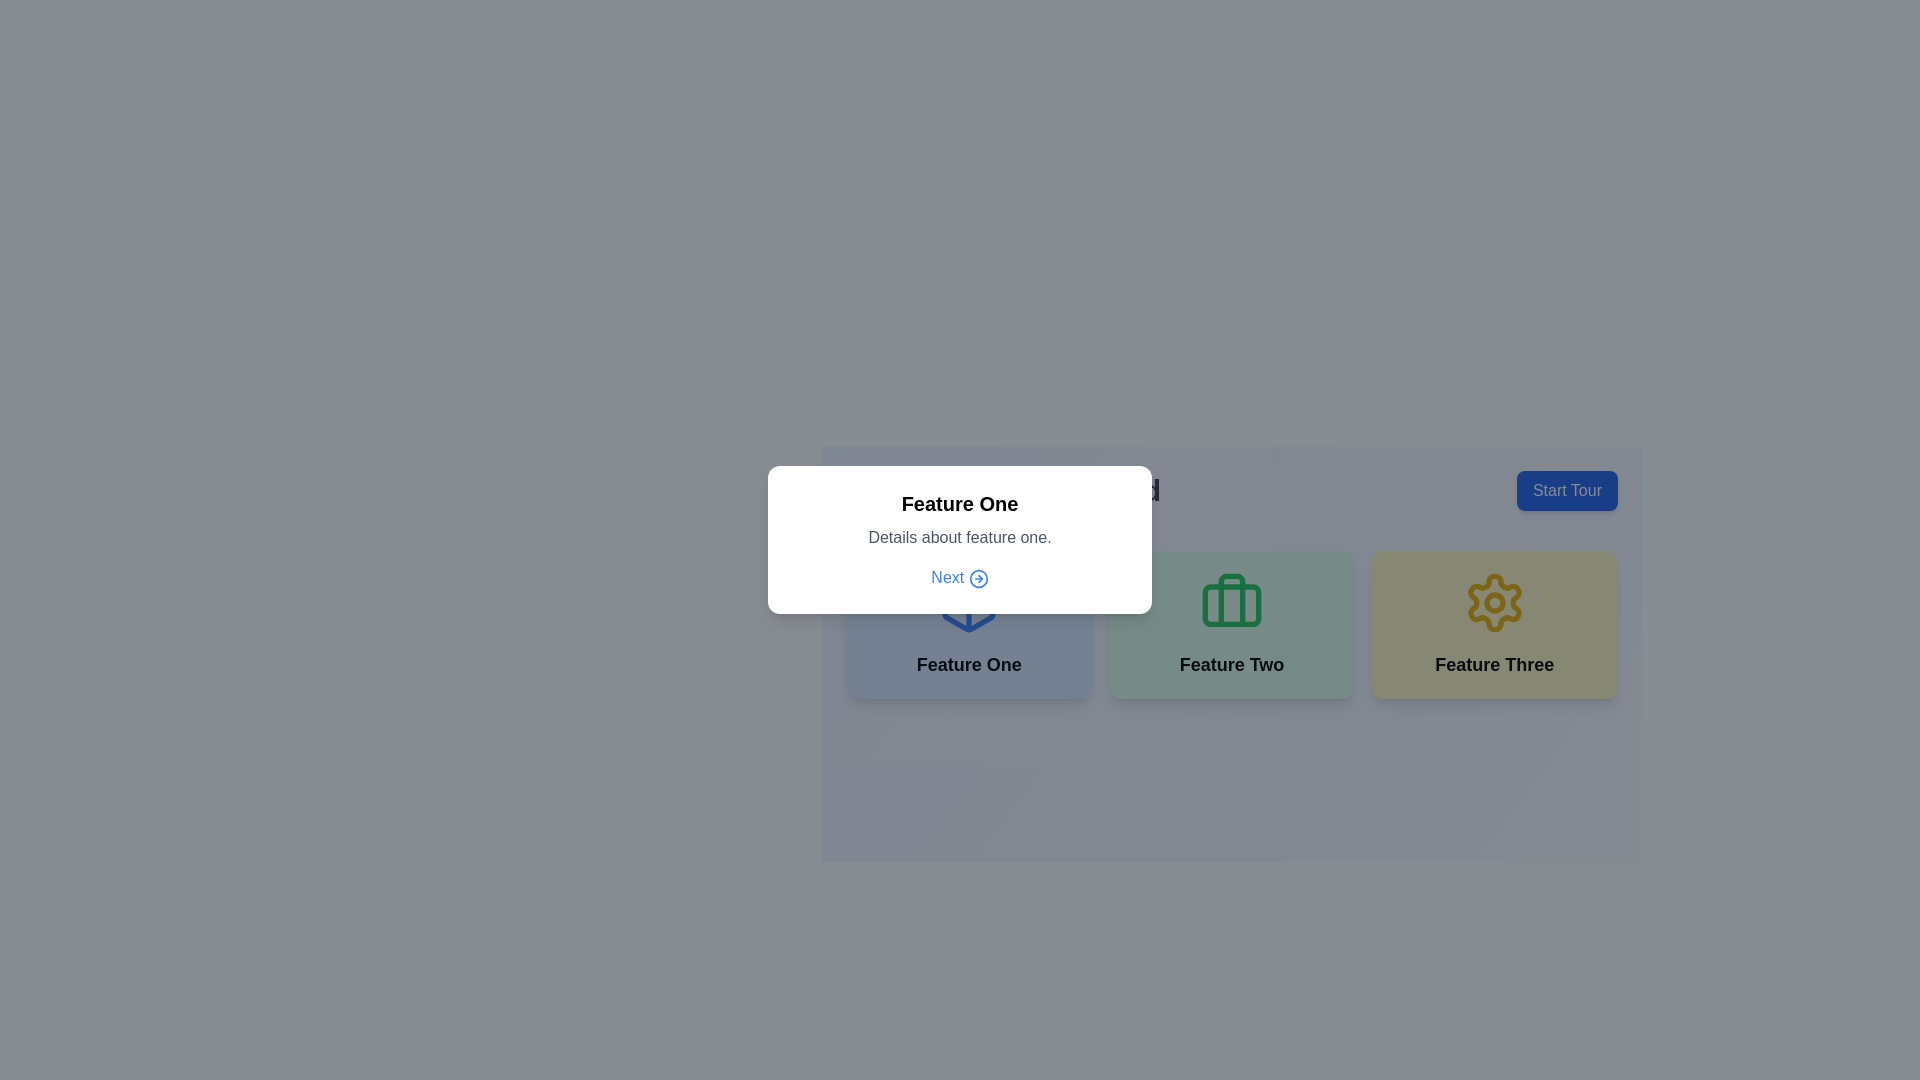 Image resolution: width=1920 pixels, height=1080 pixels. I want to click on the bold text element labeled 'Feature Three' located at the bottom section of the card, so click(1494, 664).